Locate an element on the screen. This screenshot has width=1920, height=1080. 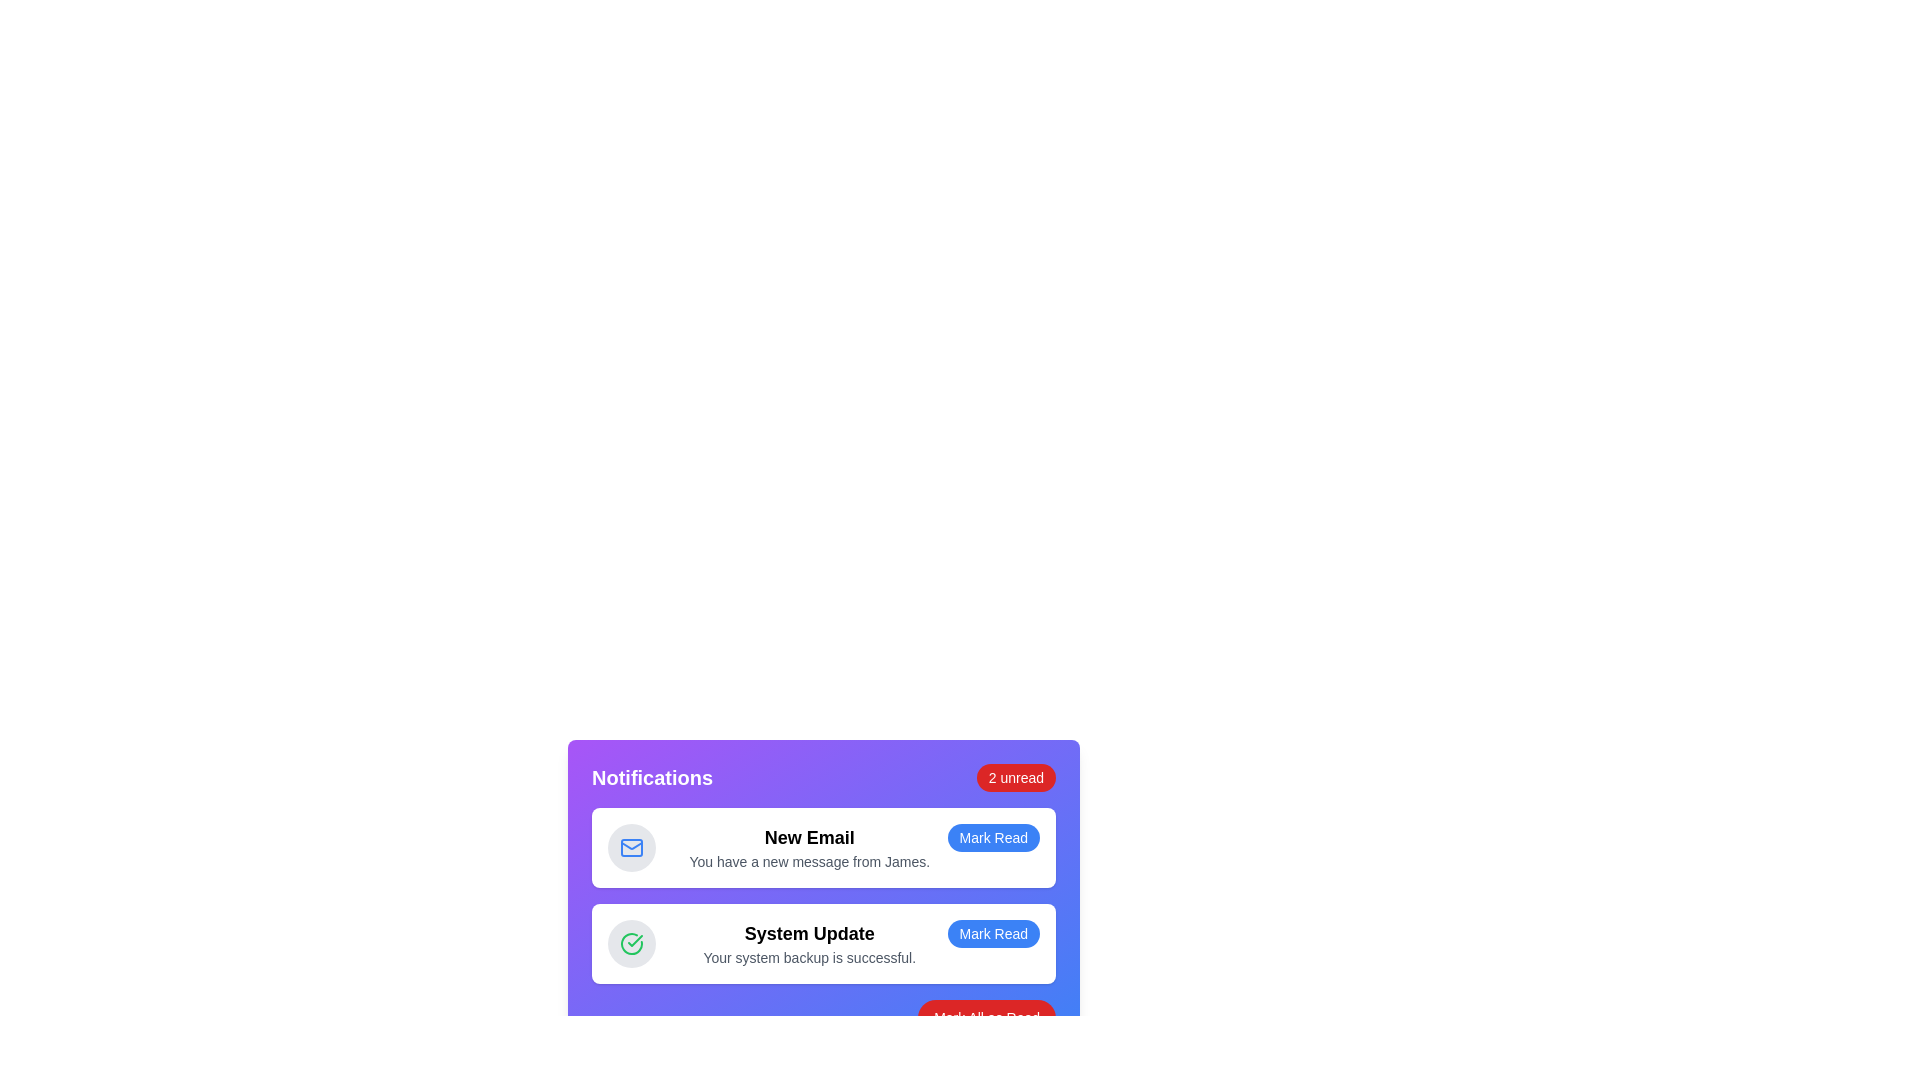
the 'Notifications' text label, which is styled in bold, extra-large white font on a purple background, located at the upper-left corner of the notifications area is located at coordinates (652, 777).